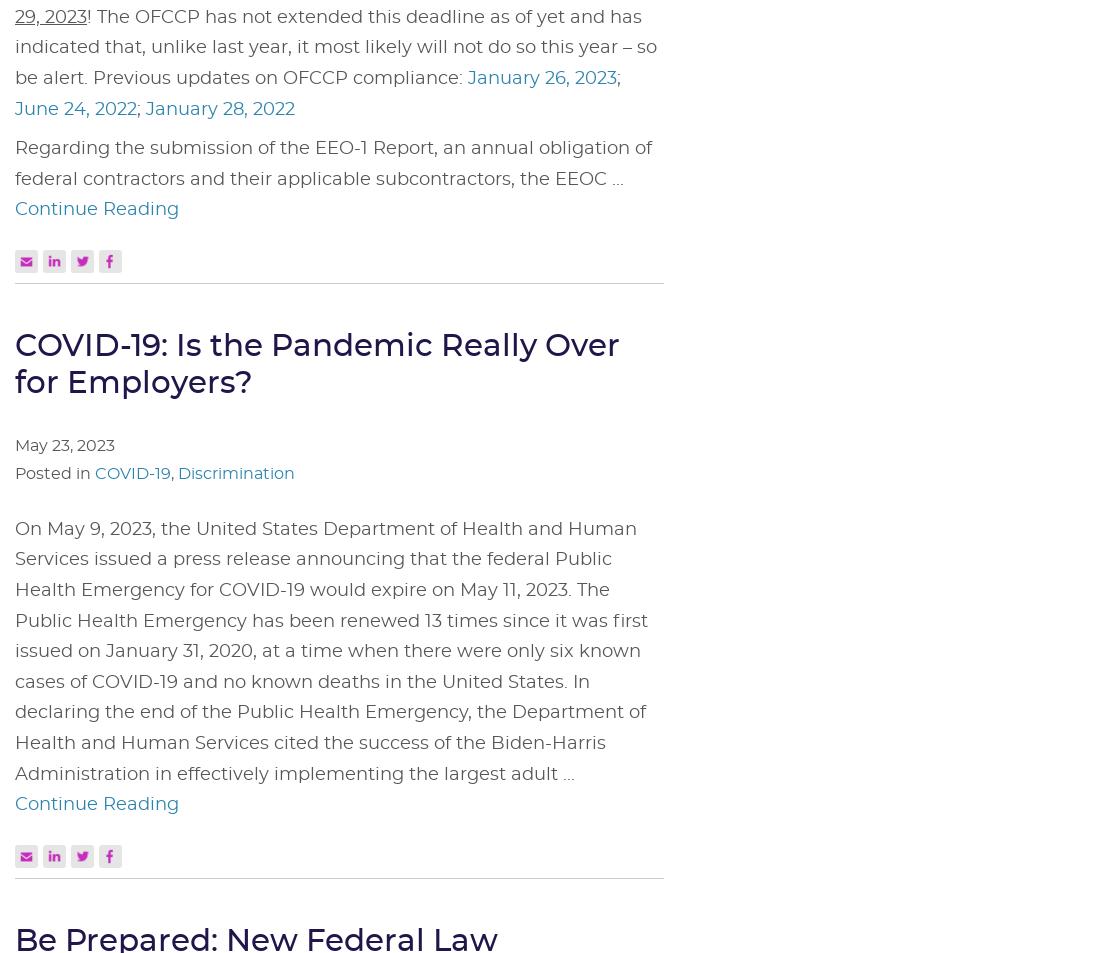 The width and height of the screenshot is (1100, 953). Describe the element at coordinates (332, 163) in the screenshot. I see `'Regarding the submission of the EEO-1 Report, an annual obligation of federal contractors and their applicable subcontractors, the EEOC ...'` at that location.